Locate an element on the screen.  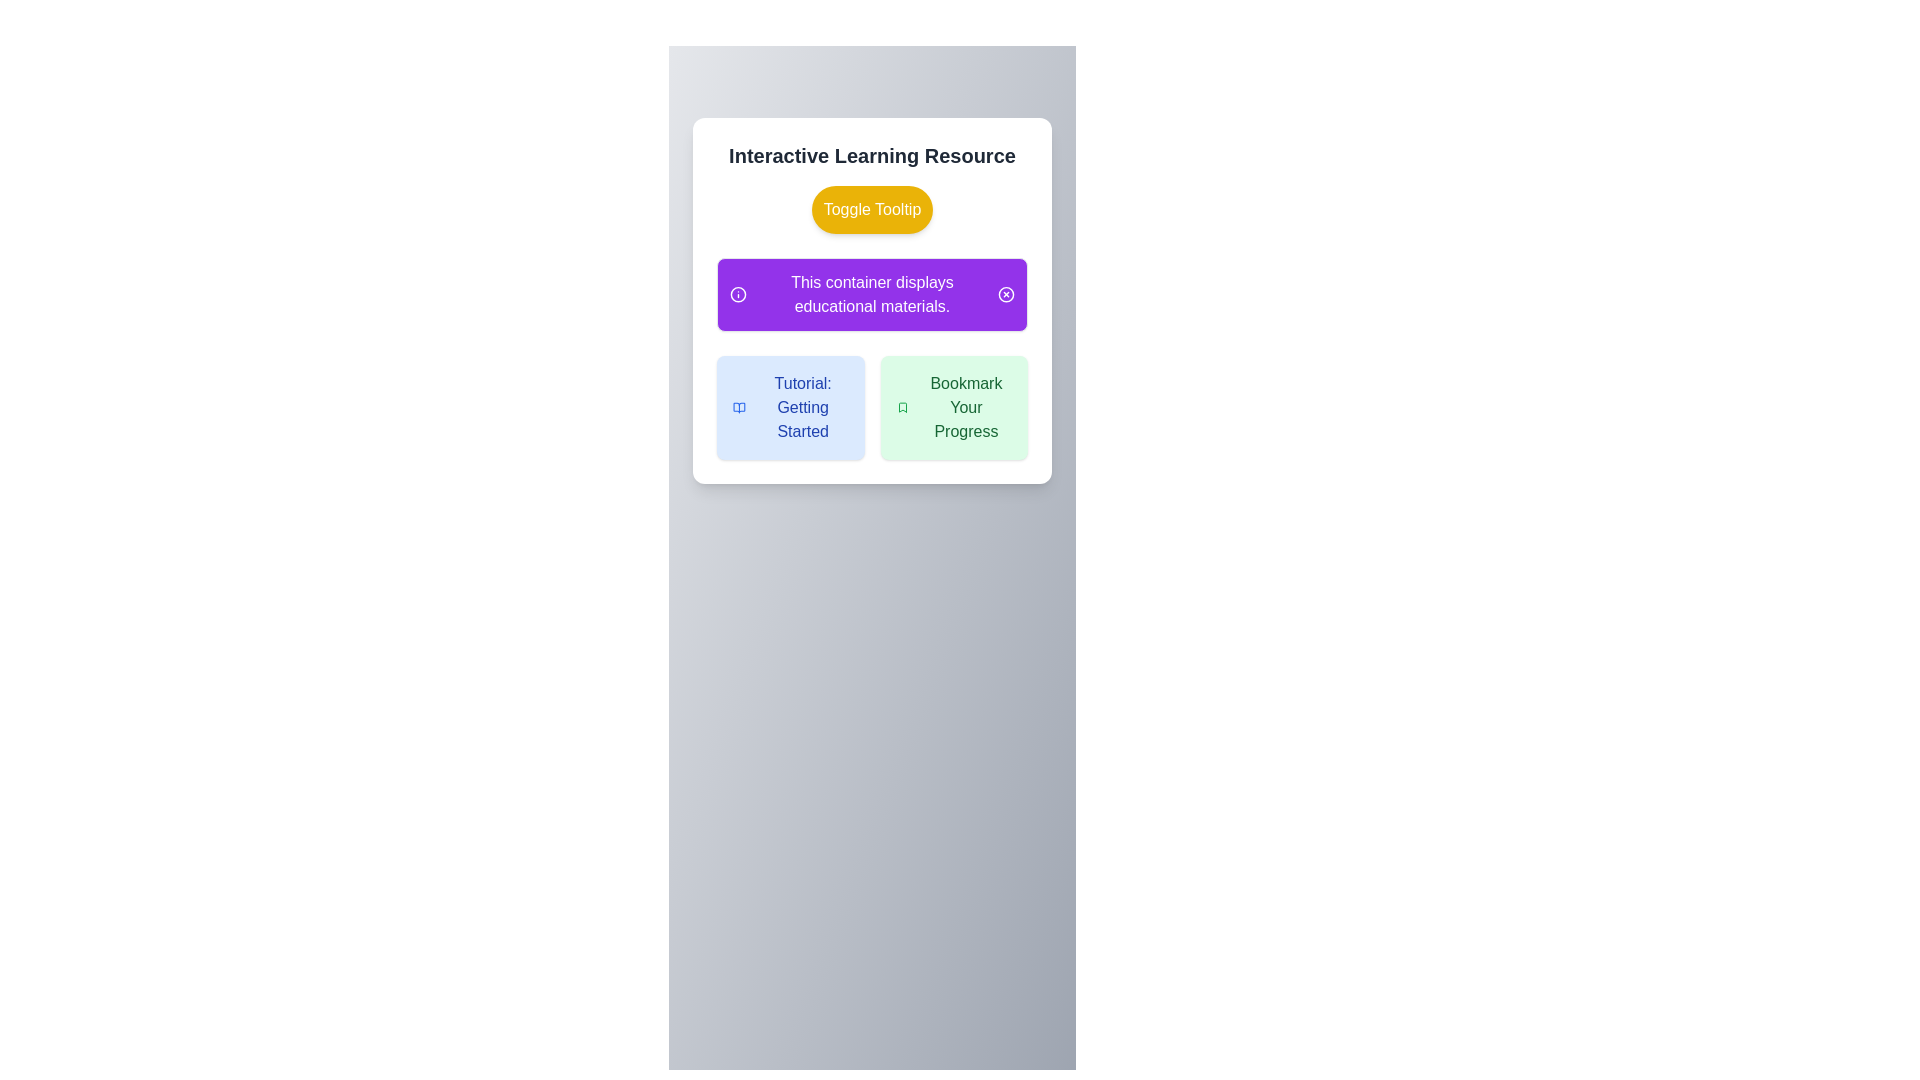
the text label displaying 'Tutorial: Getting Started', which is styled with a medium-weight font in blue and located next to an open book icon is located at coordinates (803, 407).